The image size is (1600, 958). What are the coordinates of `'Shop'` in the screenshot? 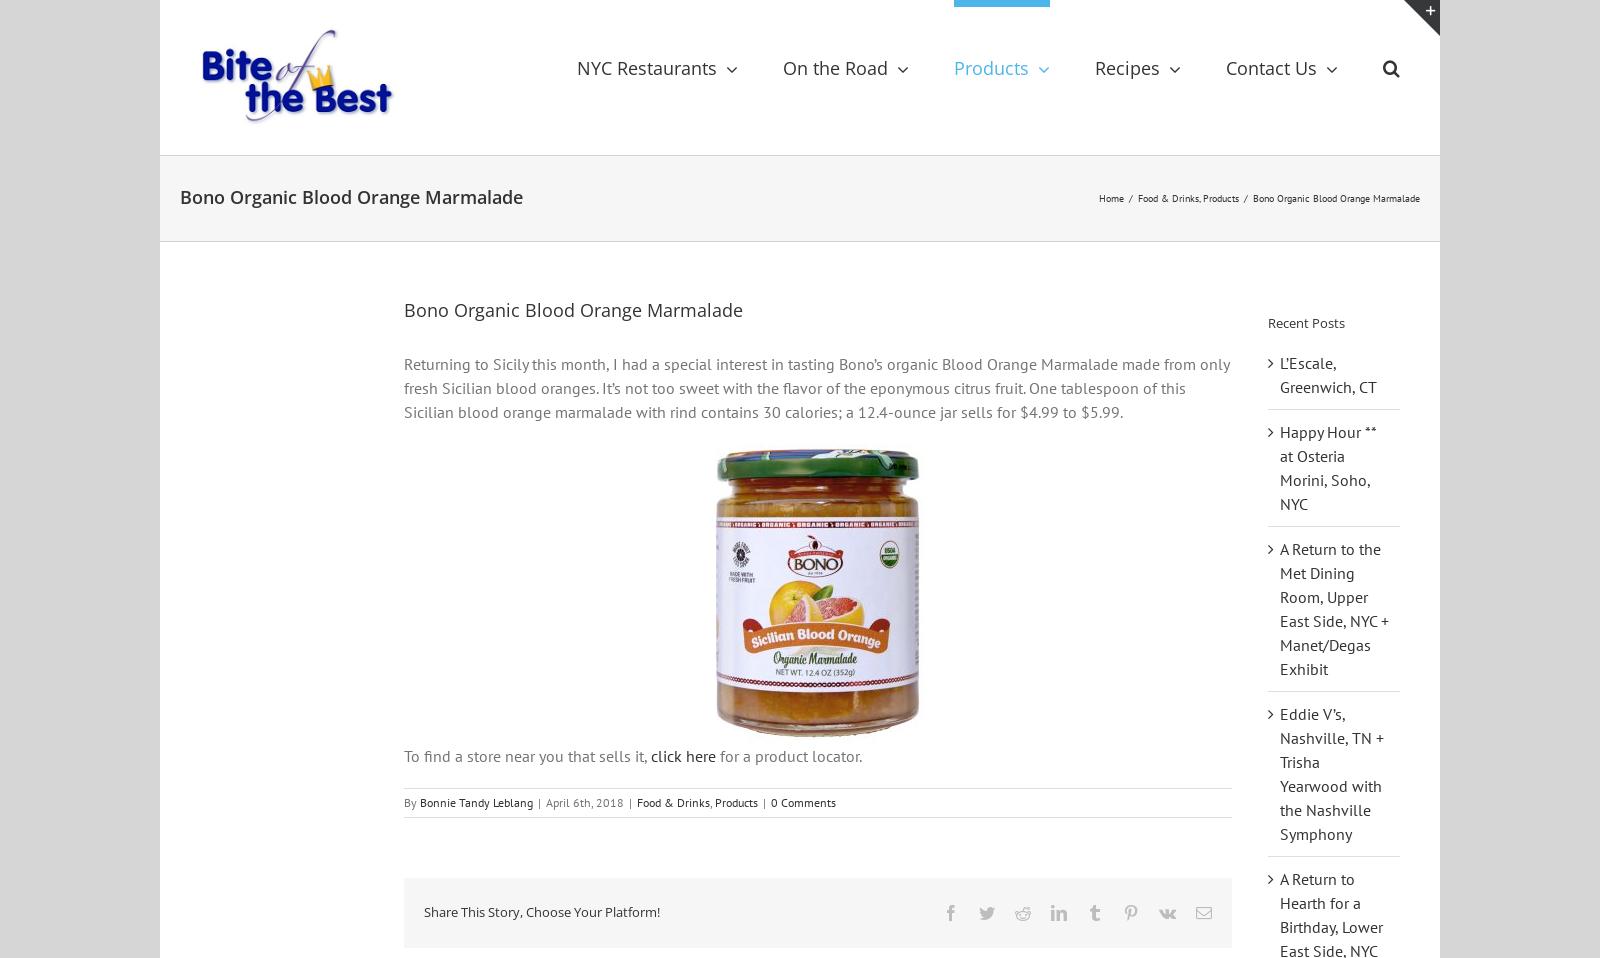 It's located at (991, 250).